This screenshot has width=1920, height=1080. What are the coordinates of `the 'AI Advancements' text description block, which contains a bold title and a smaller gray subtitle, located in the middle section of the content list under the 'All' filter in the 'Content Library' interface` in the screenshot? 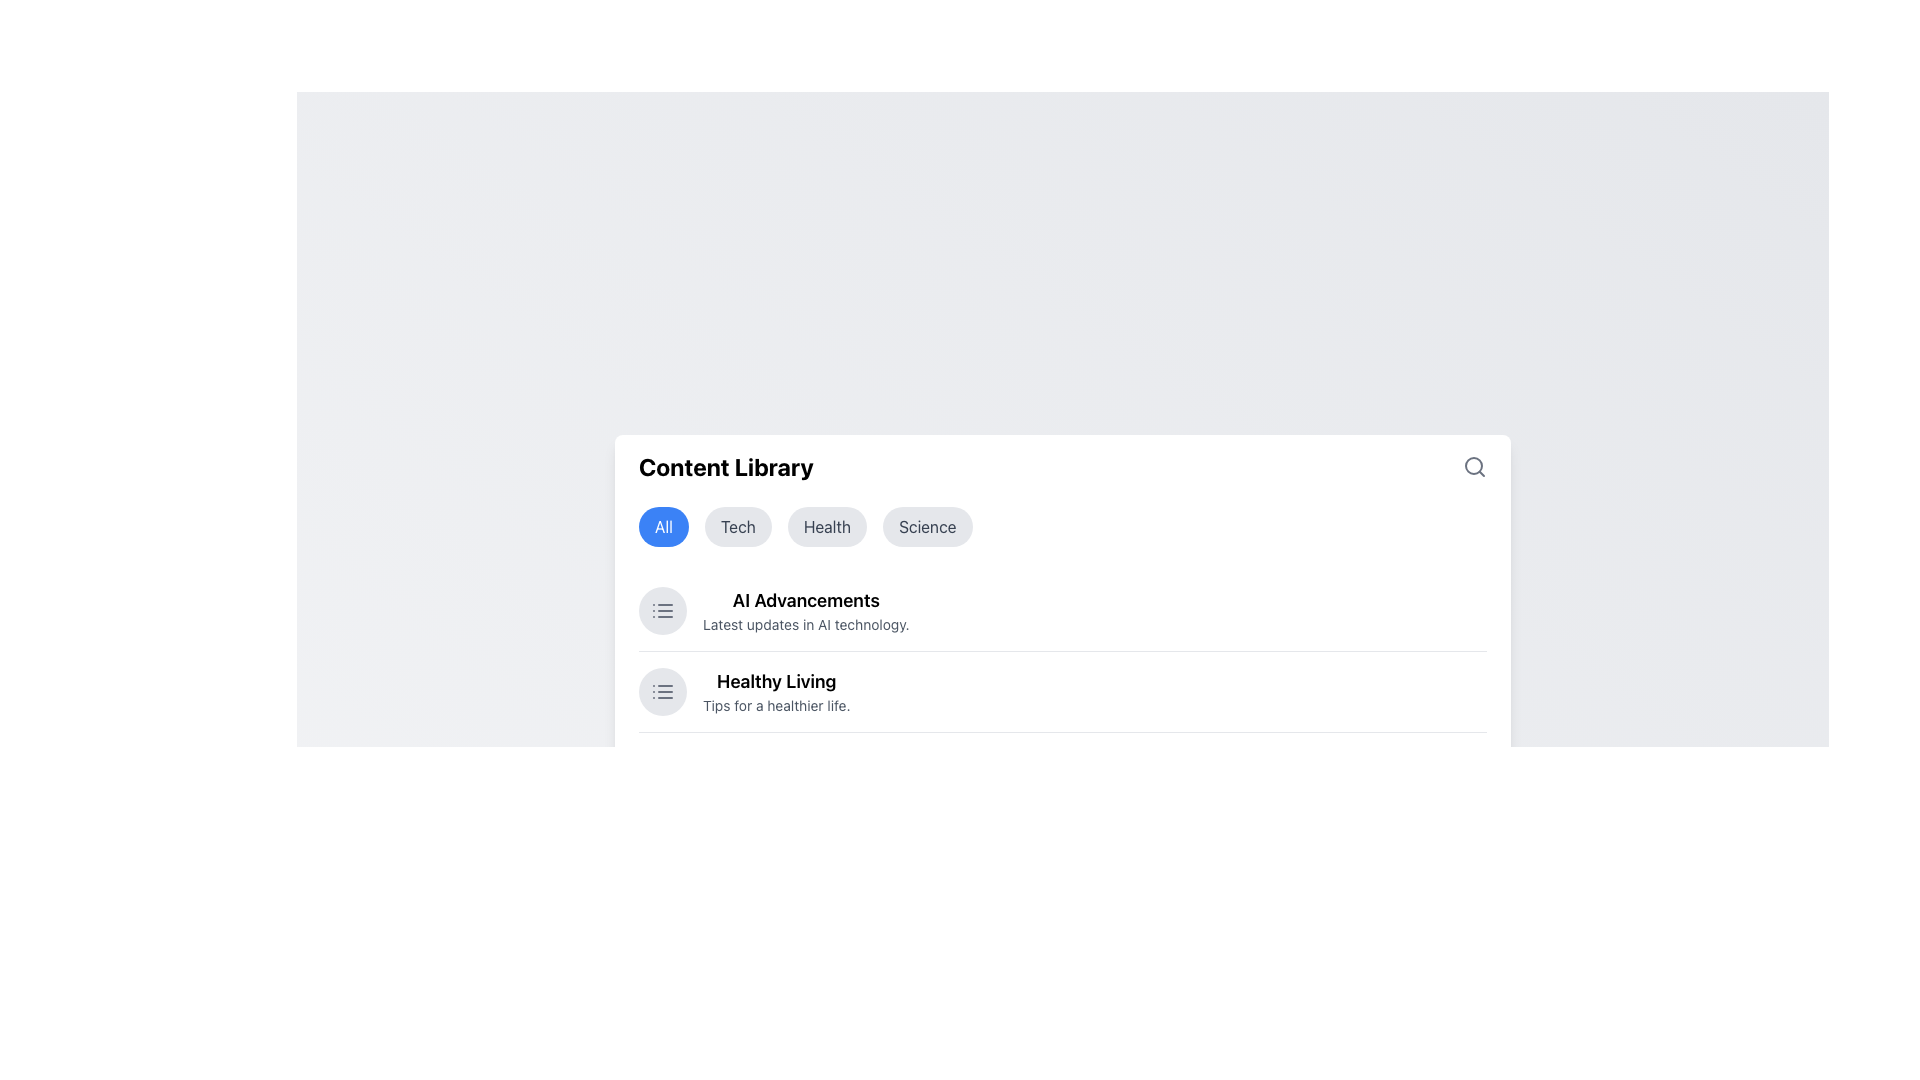 It's located at (806, 609).